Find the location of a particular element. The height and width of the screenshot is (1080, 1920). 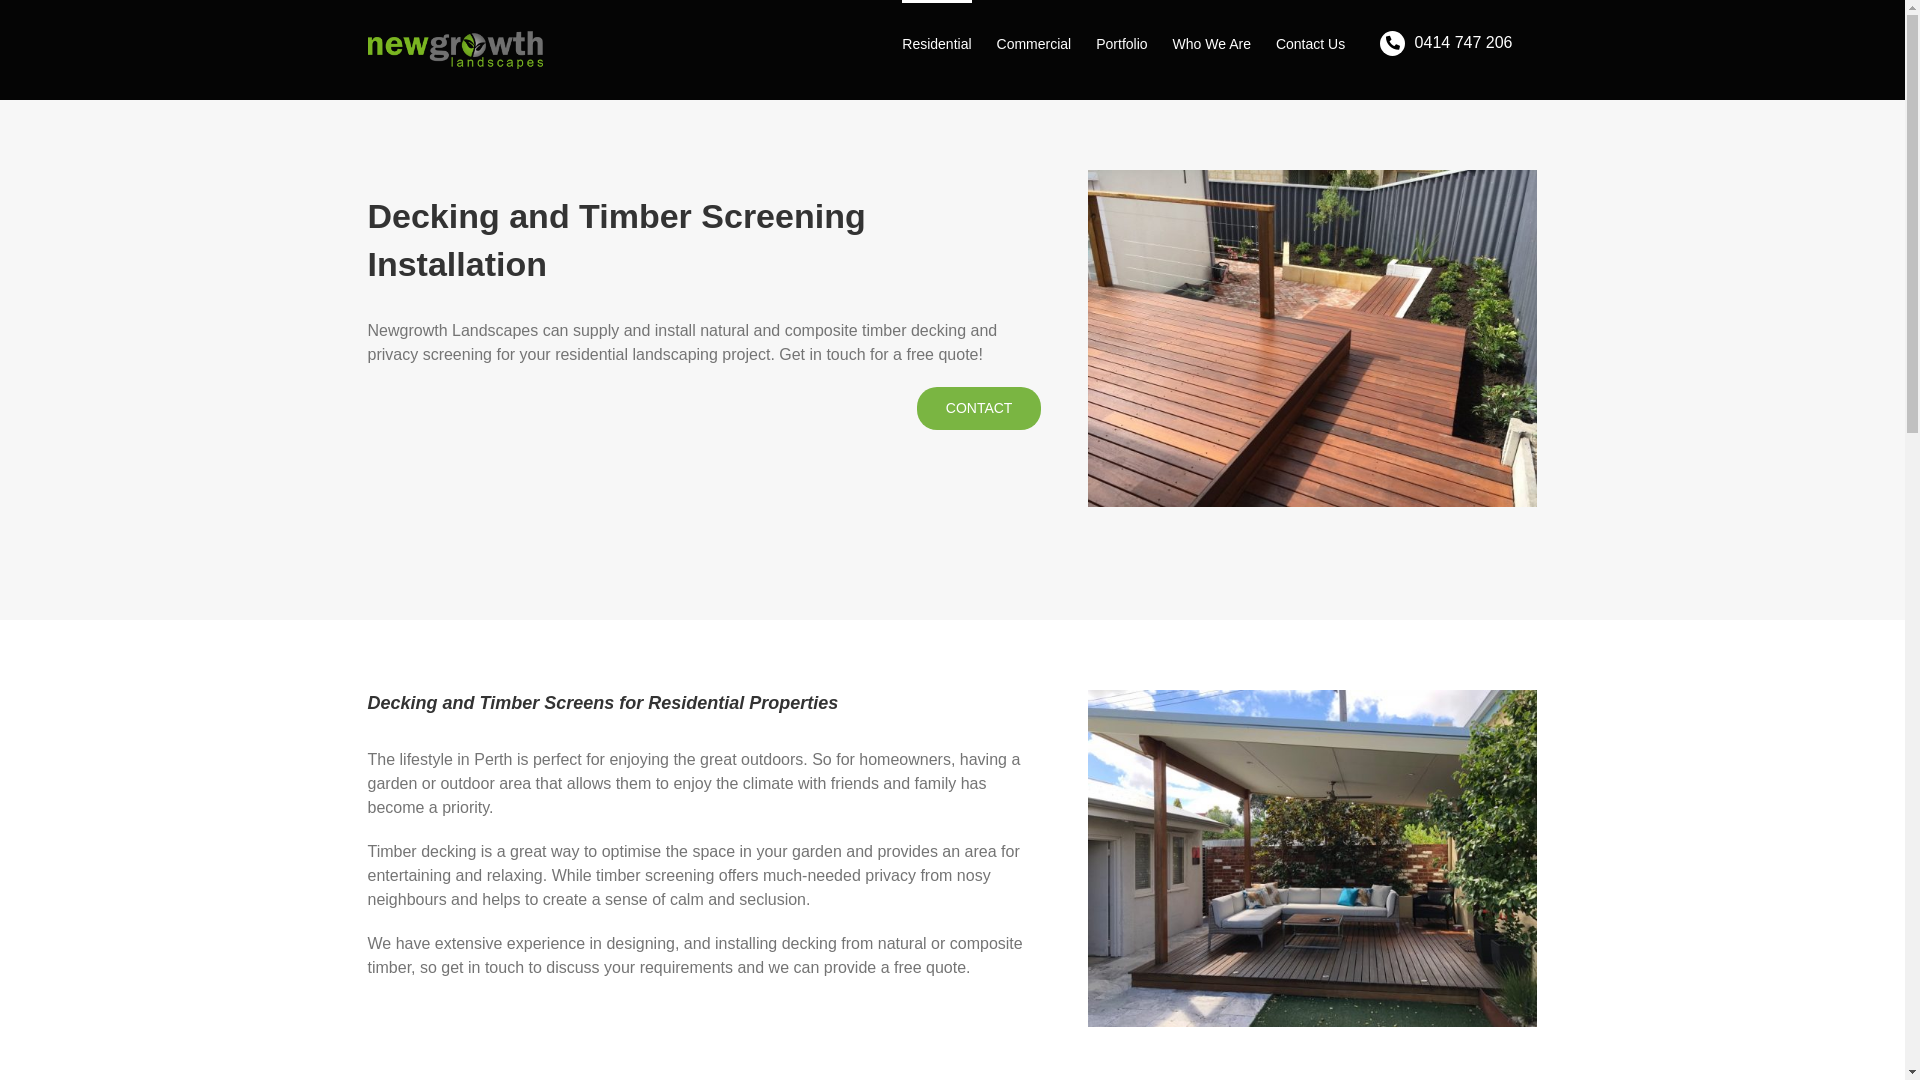

'CONTACT' is located at coordinates (979, 407).